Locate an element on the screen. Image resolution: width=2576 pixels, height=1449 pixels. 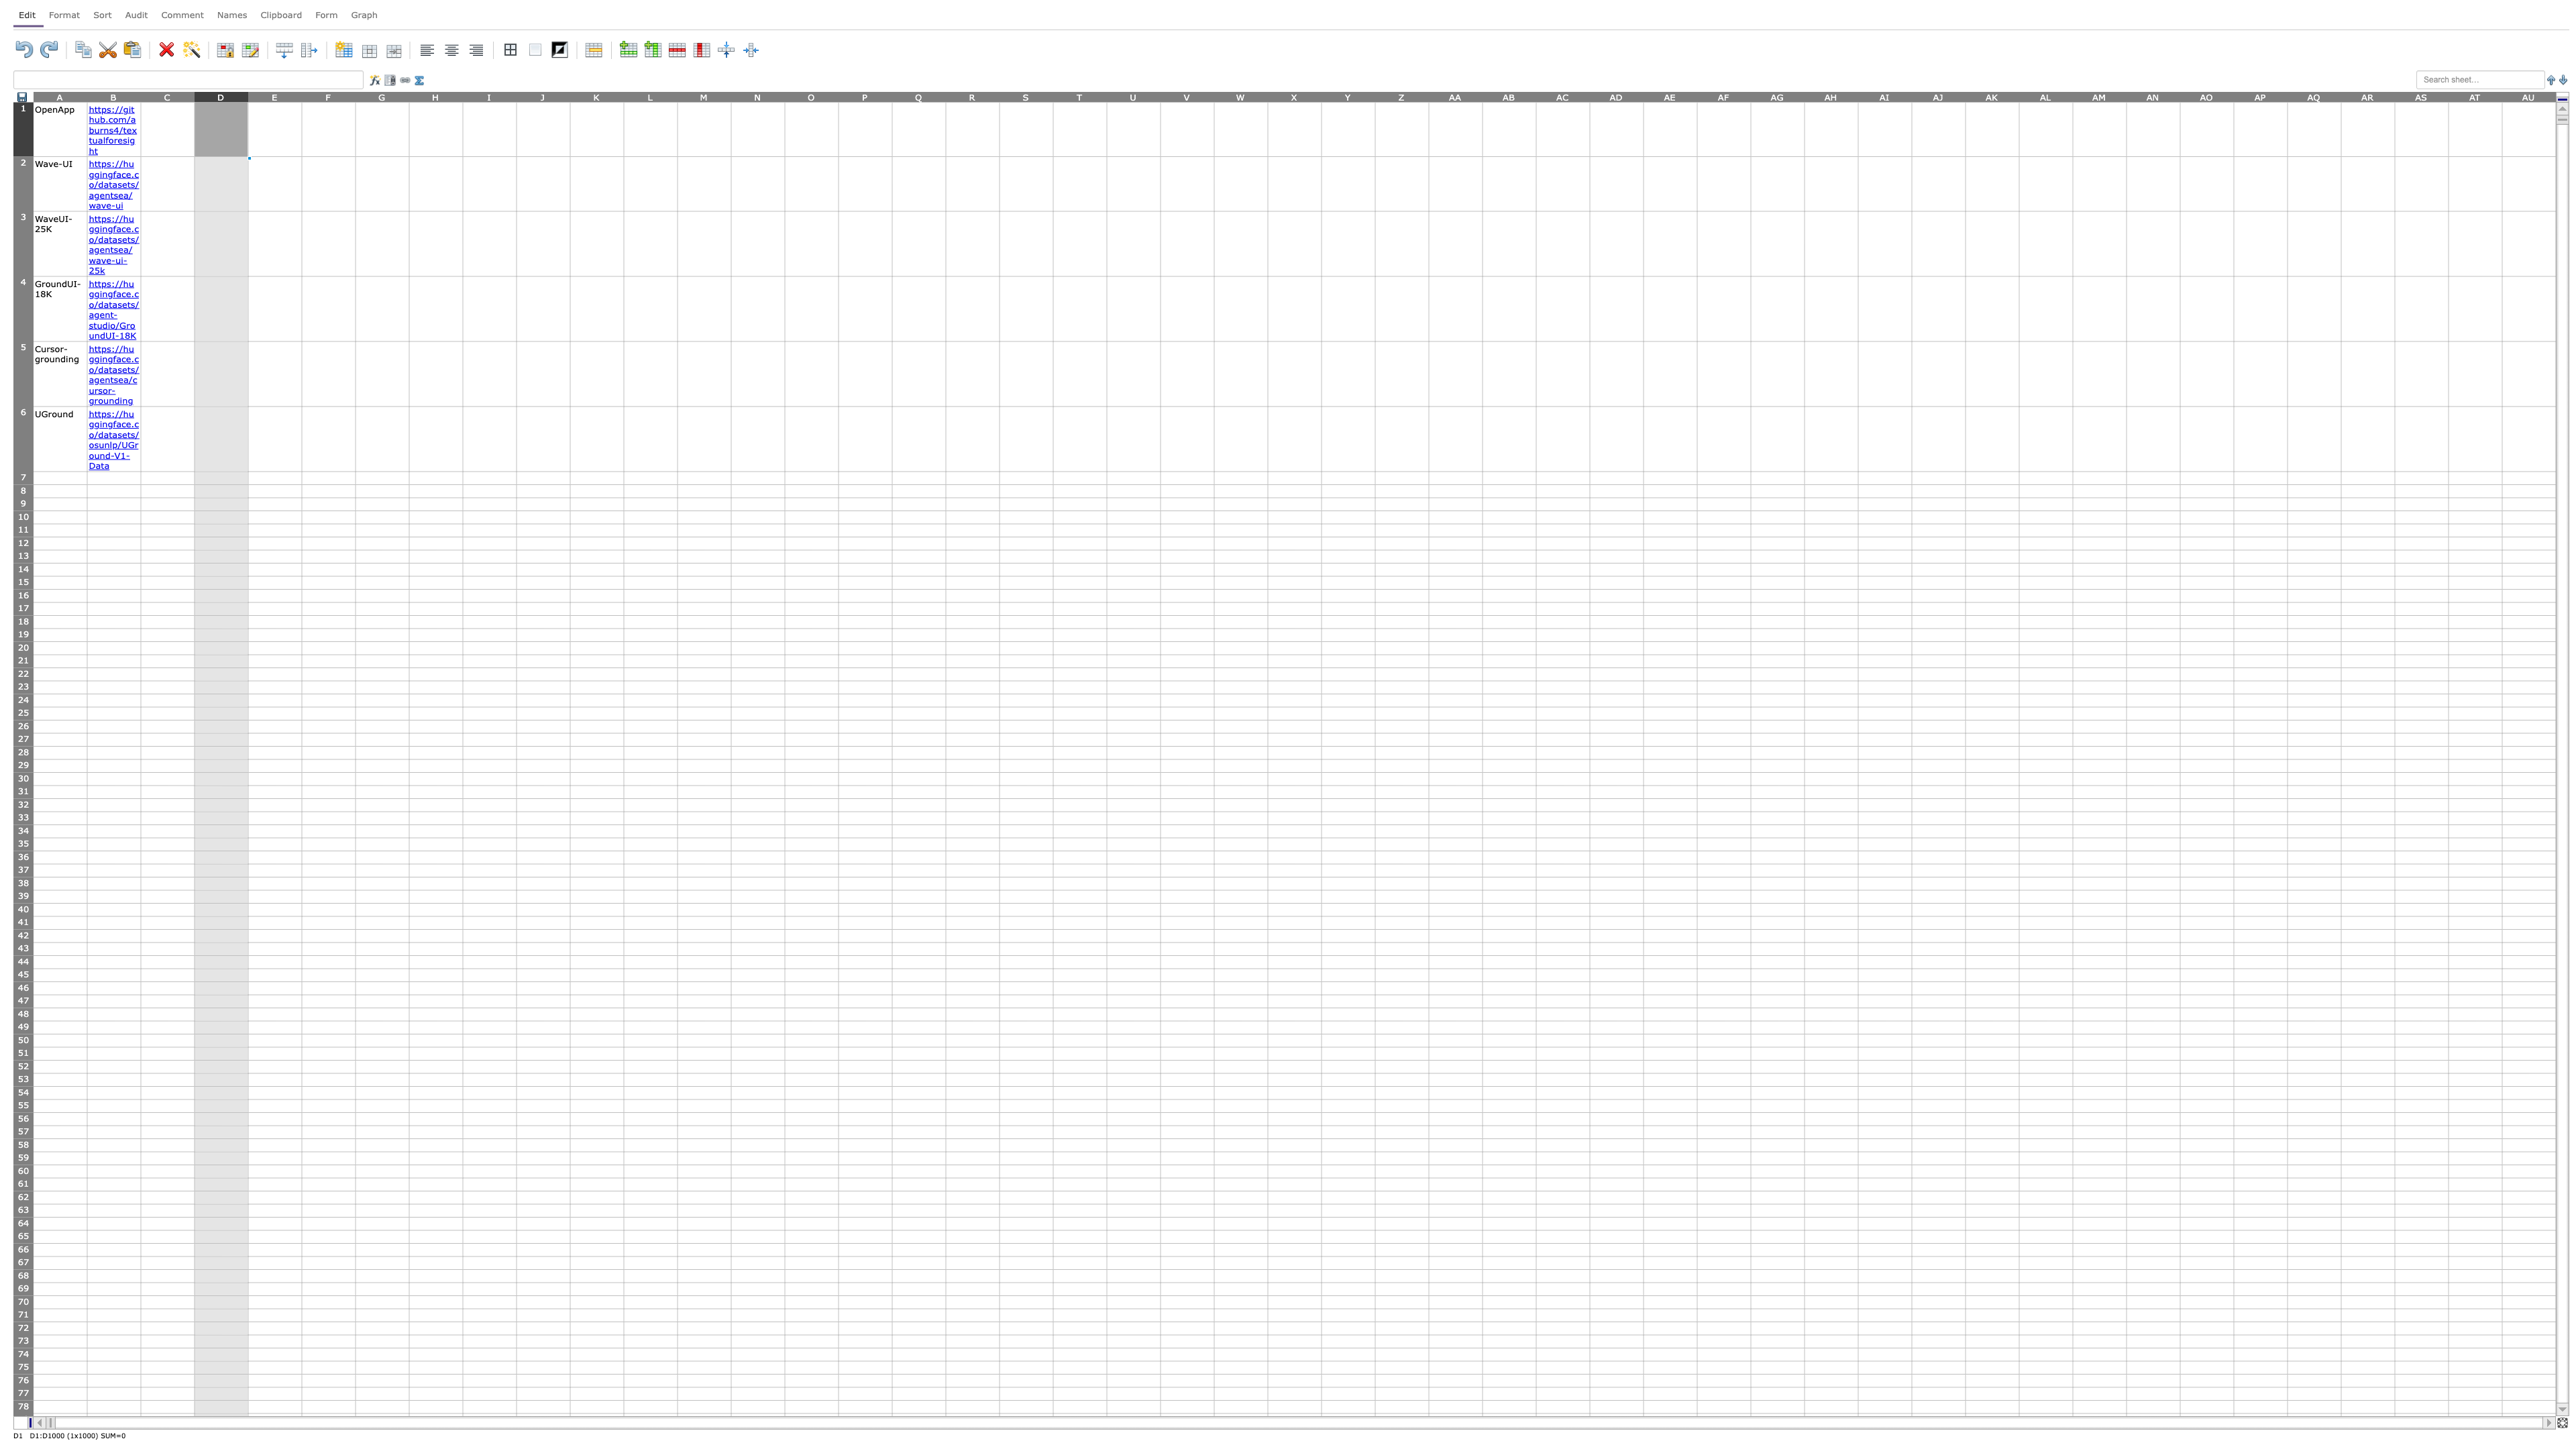
Activate entire column E is located at coordinates (274, 95).